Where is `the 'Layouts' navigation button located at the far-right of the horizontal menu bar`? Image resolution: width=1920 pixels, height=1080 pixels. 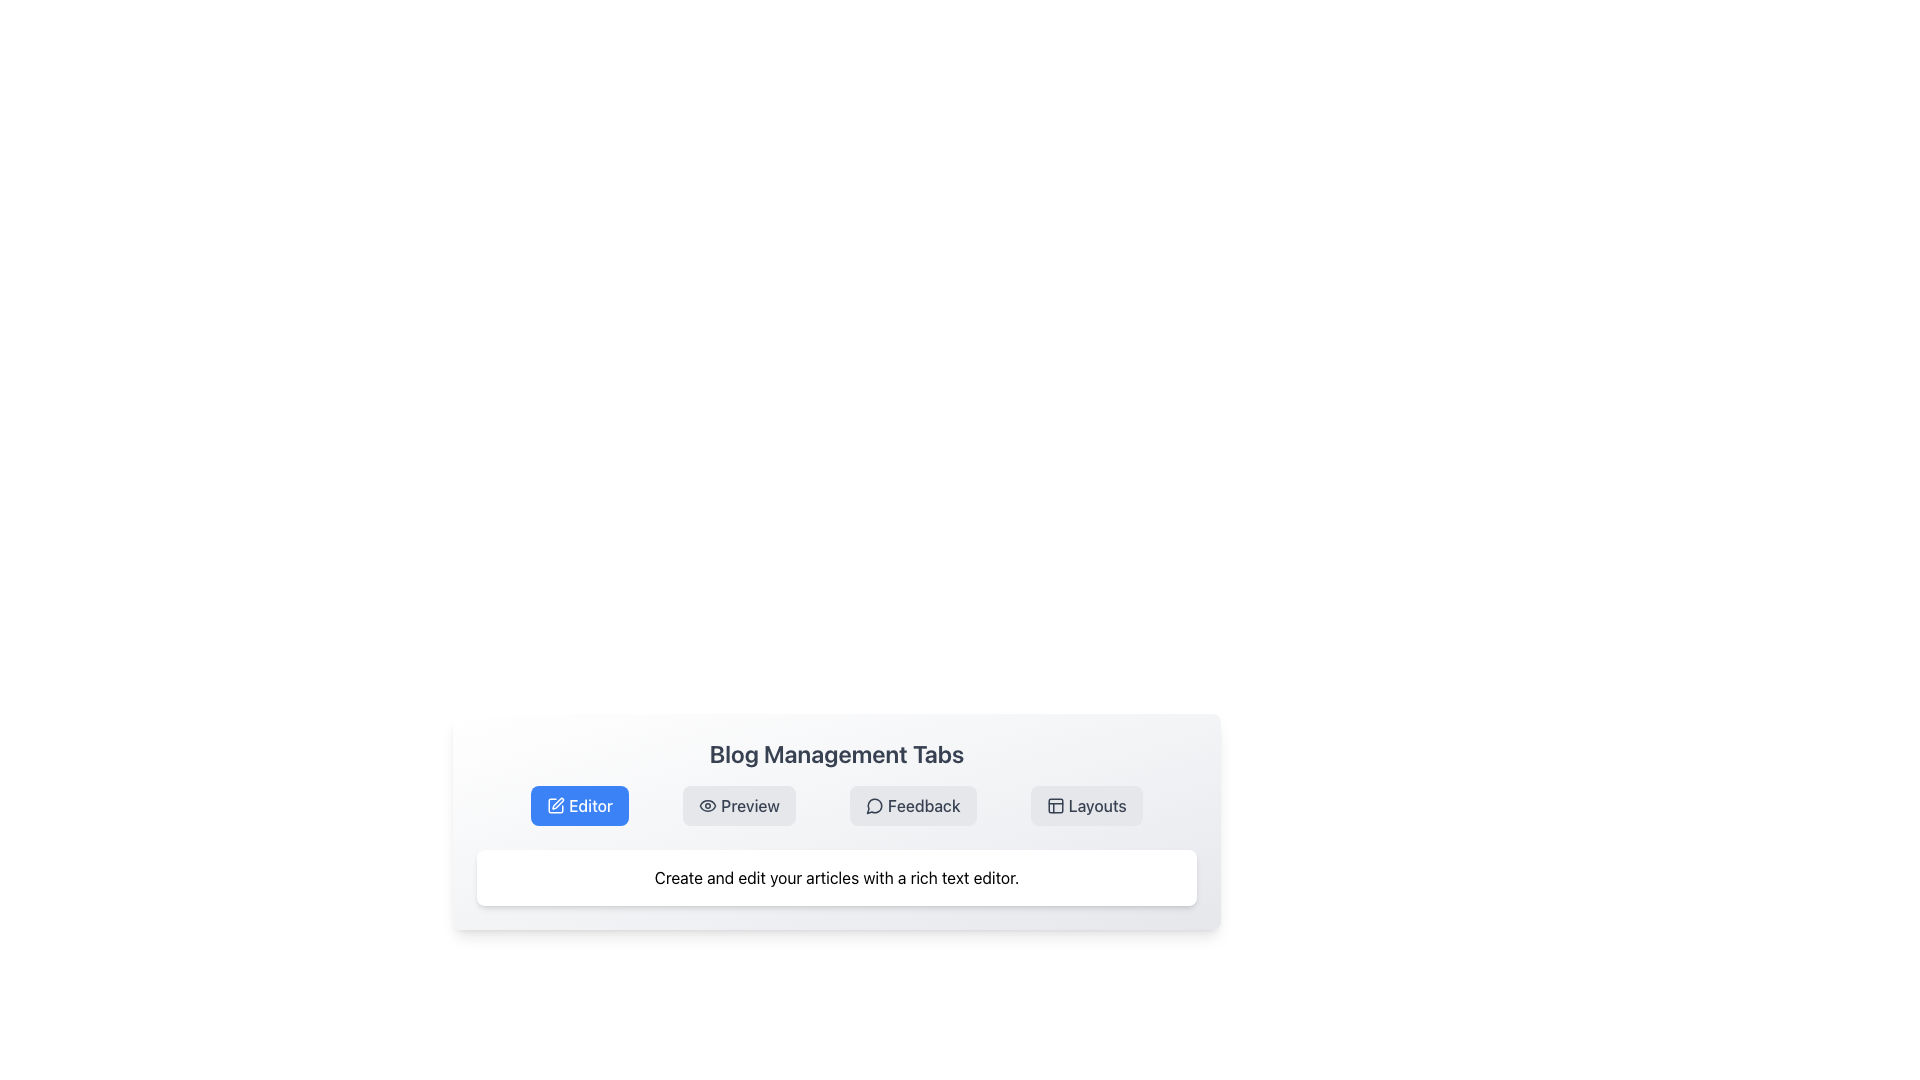
the 'Layouts' navigation button located at the far-right of the horizontal menu bar is located at coordinates (1085, 805).